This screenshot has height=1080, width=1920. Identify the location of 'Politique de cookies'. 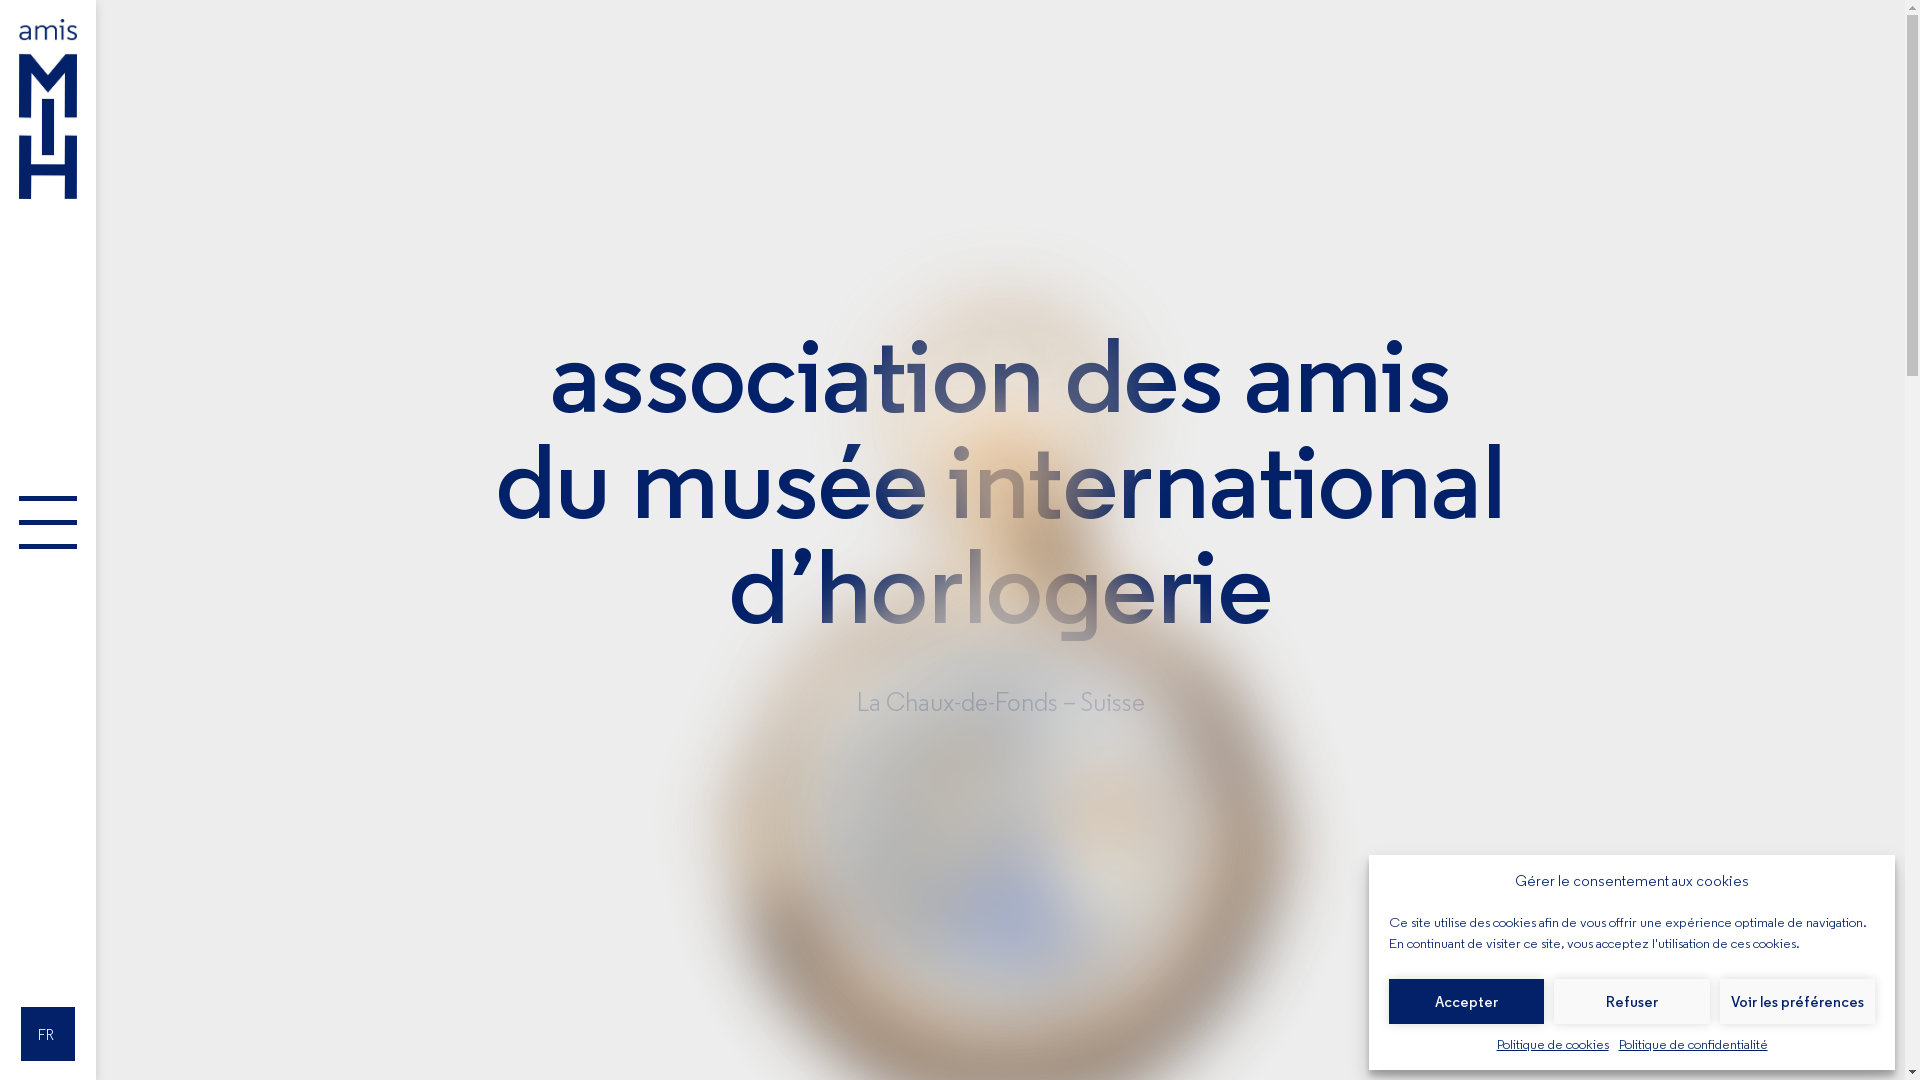
(1496, 1043).